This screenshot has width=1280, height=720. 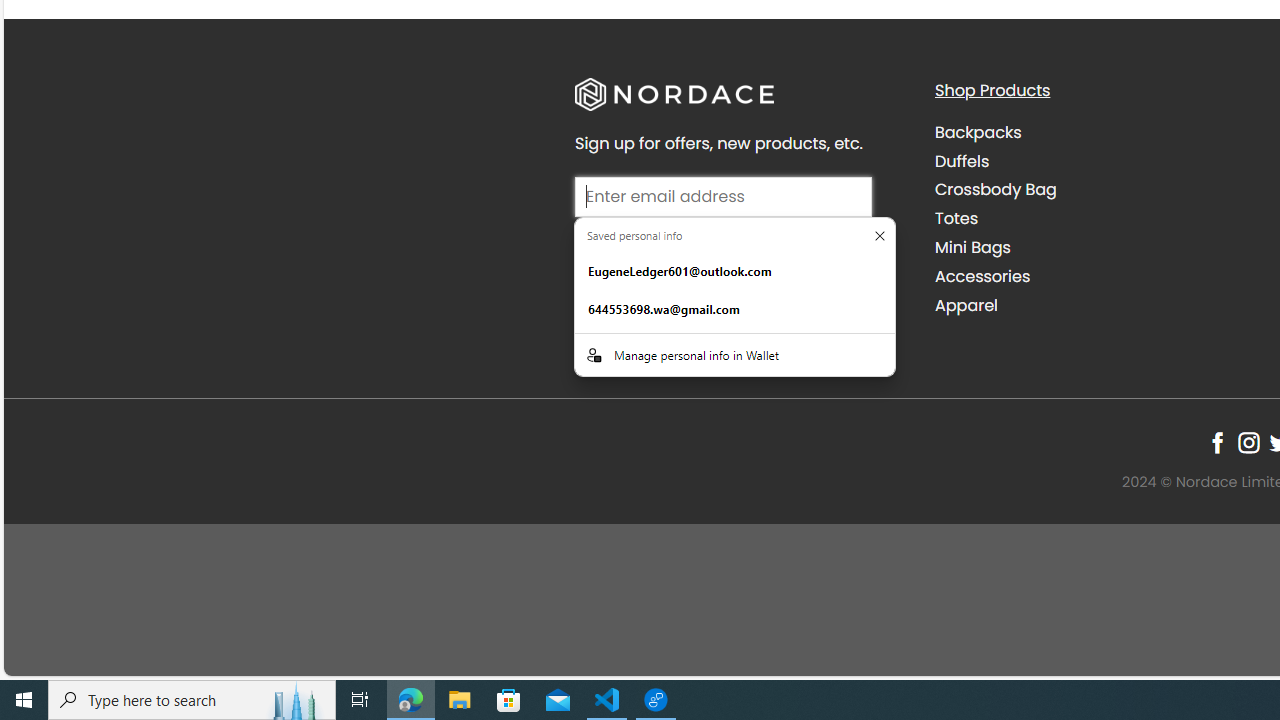 What do you see at coordinates (880, 234) in the screenshot?
I see `'Don'` at bounding box center [880, 234].